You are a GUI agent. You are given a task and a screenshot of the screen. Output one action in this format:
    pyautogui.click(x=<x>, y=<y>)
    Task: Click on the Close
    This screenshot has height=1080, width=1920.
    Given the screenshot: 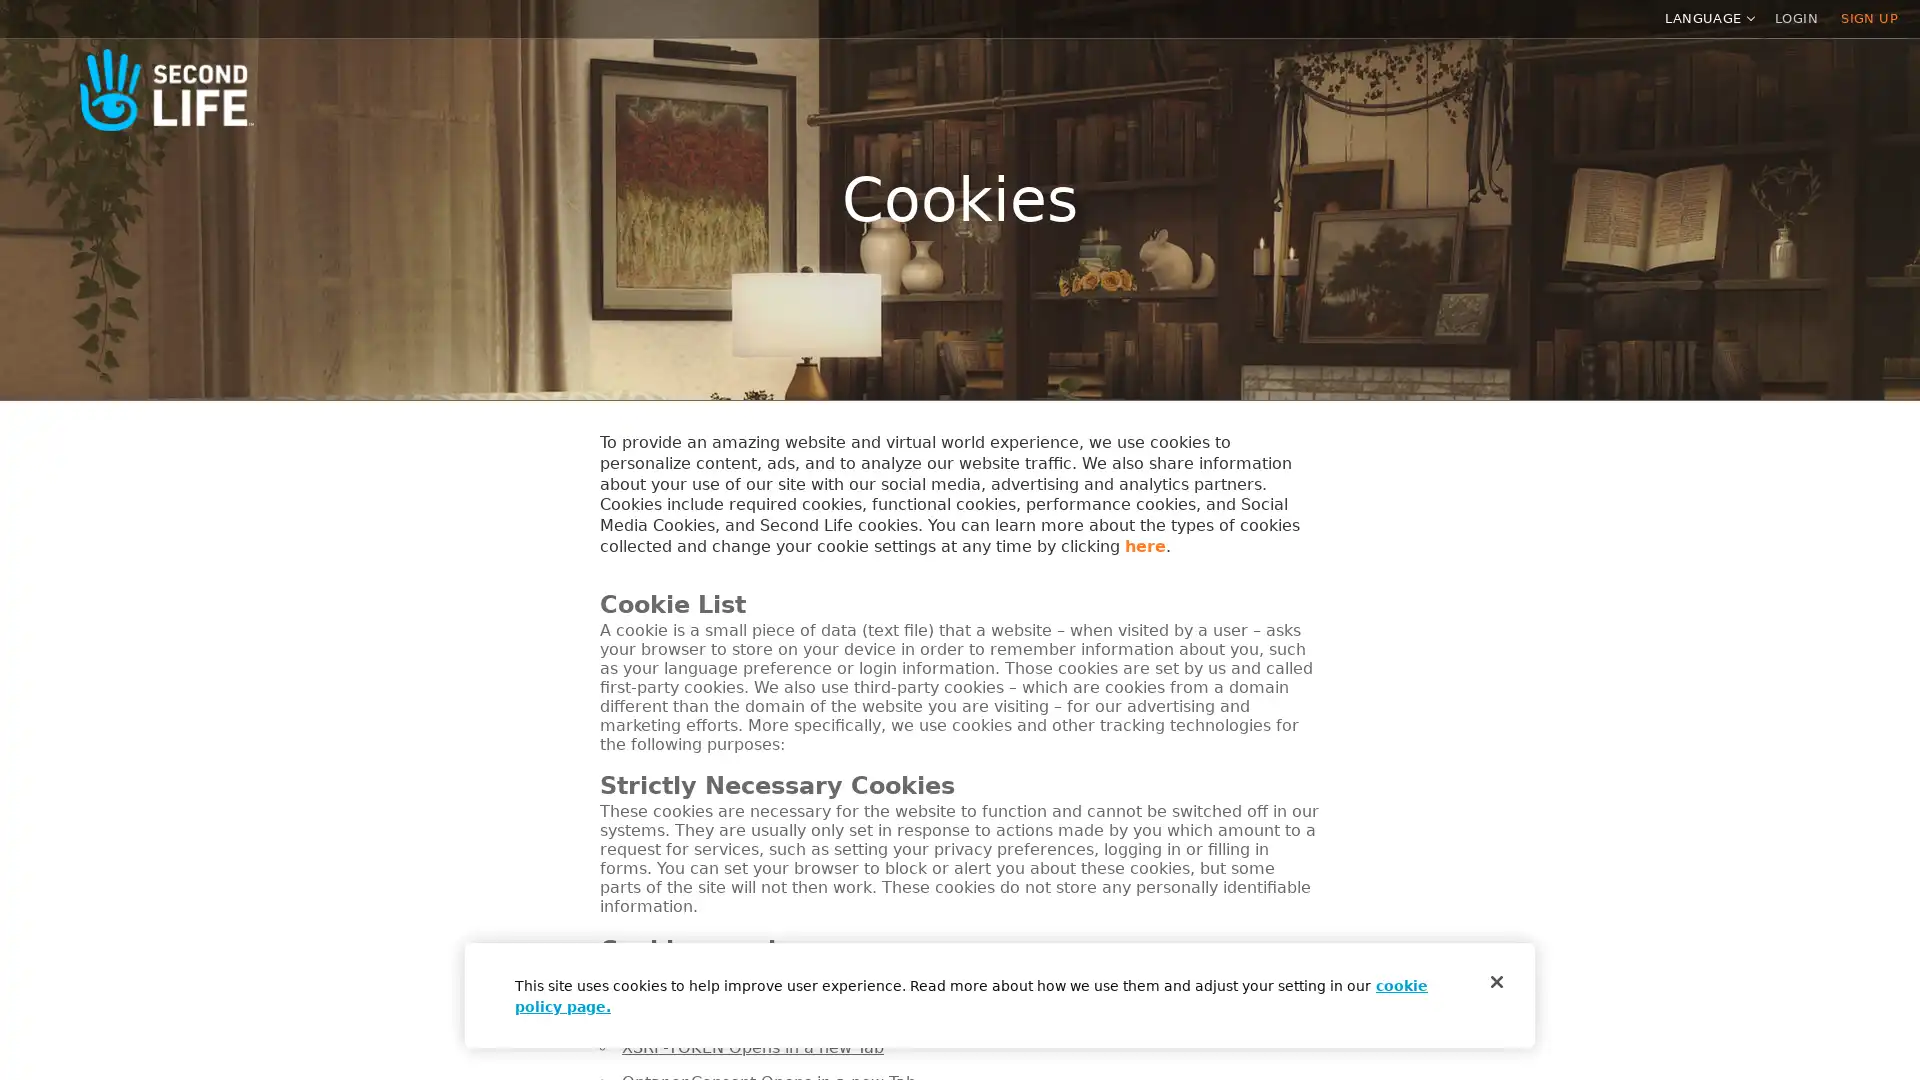 What is the action you would take?
    pyautogui.click(x=1497, y=981)
    